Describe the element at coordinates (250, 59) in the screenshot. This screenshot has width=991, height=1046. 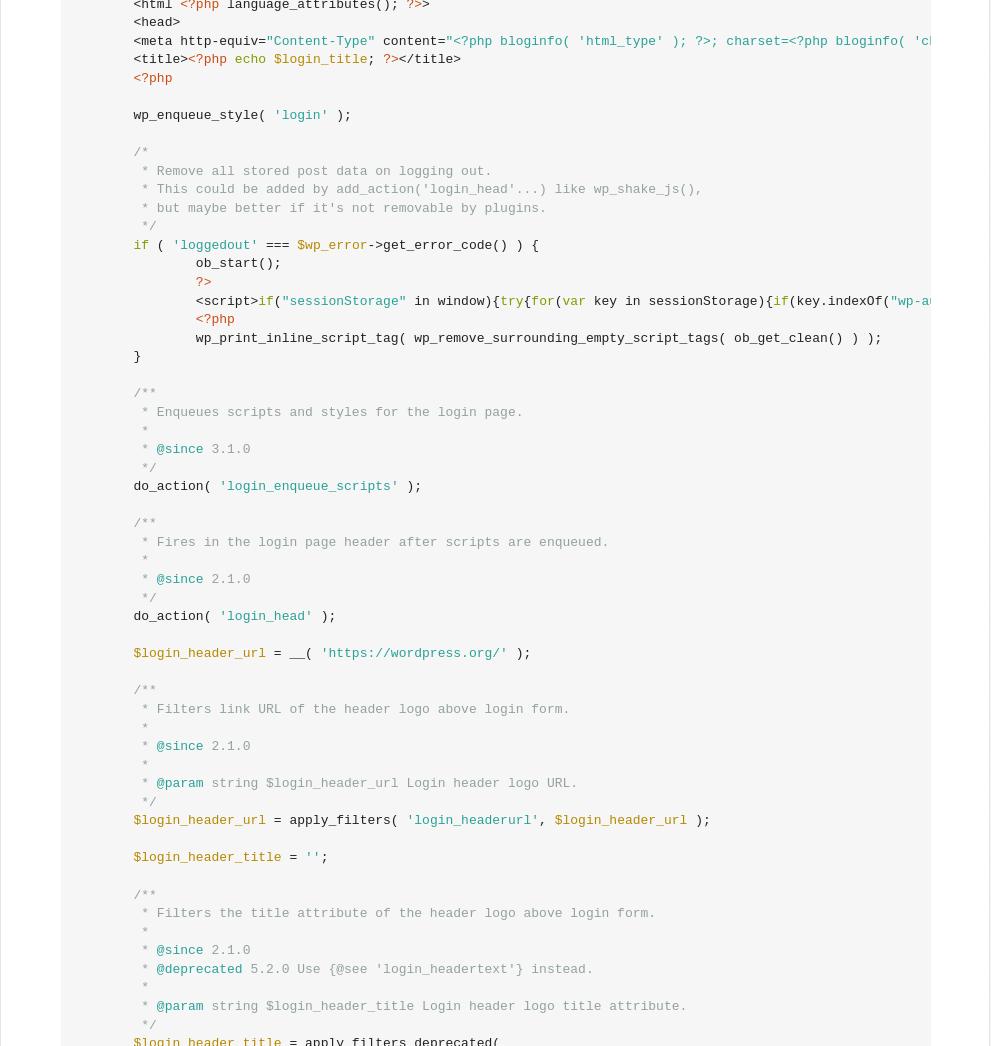
I see `'echo'` at that location.